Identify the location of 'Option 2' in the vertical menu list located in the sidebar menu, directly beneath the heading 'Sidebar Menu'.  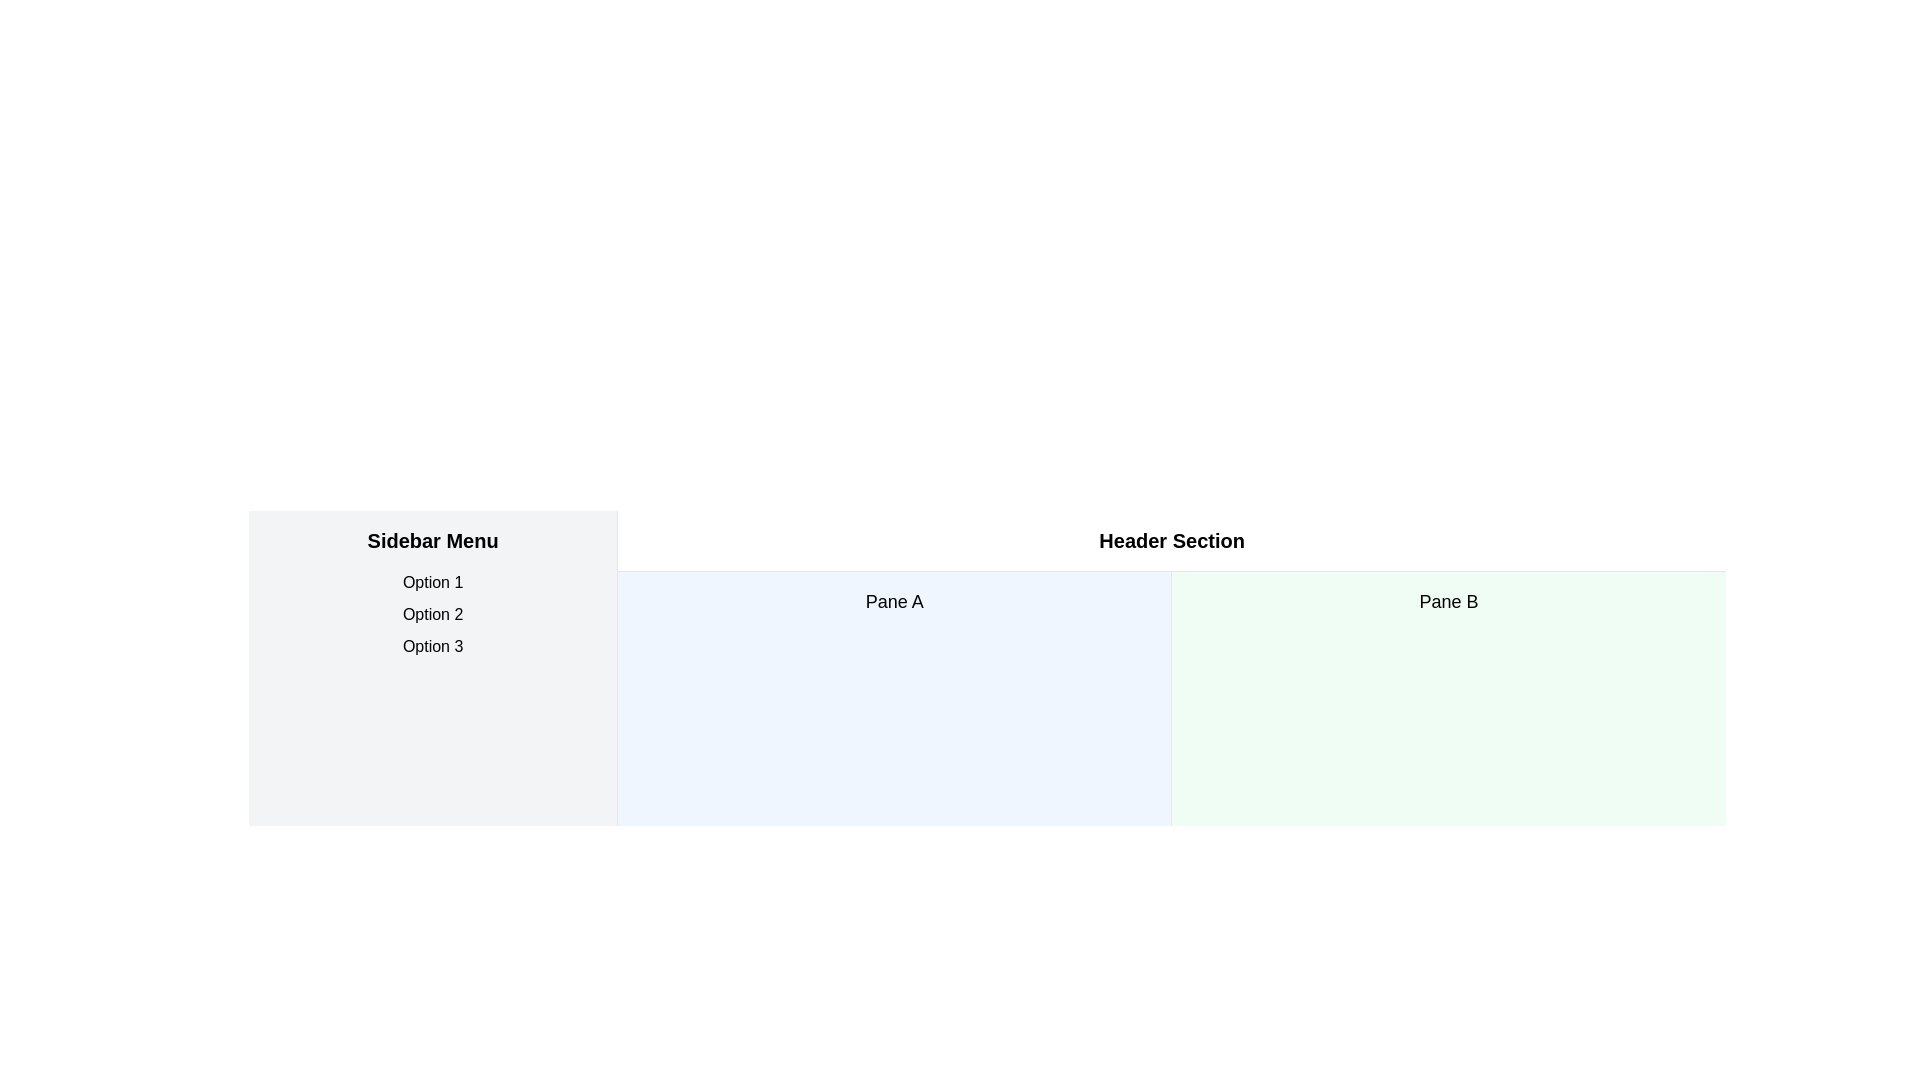
(432, 613).